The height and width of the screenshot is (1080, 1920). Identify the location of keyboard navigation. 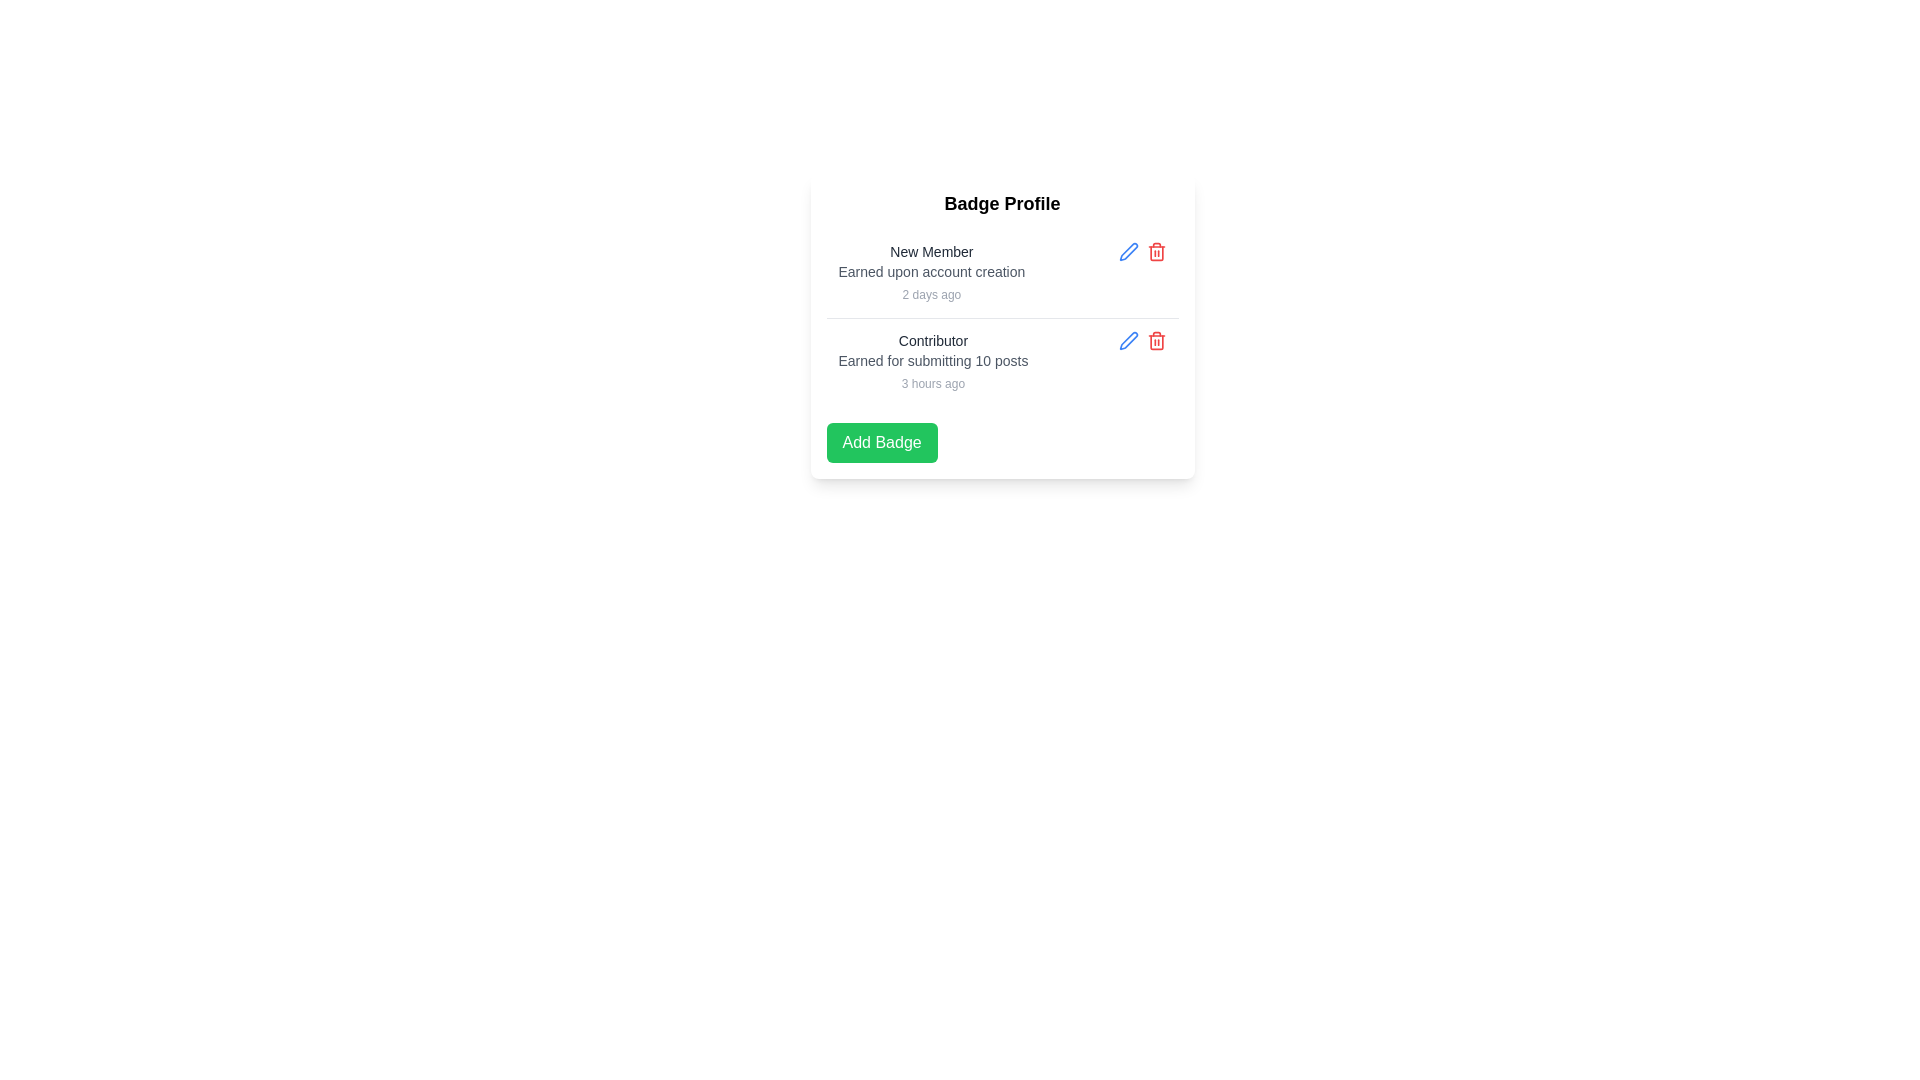
(1128, 339).